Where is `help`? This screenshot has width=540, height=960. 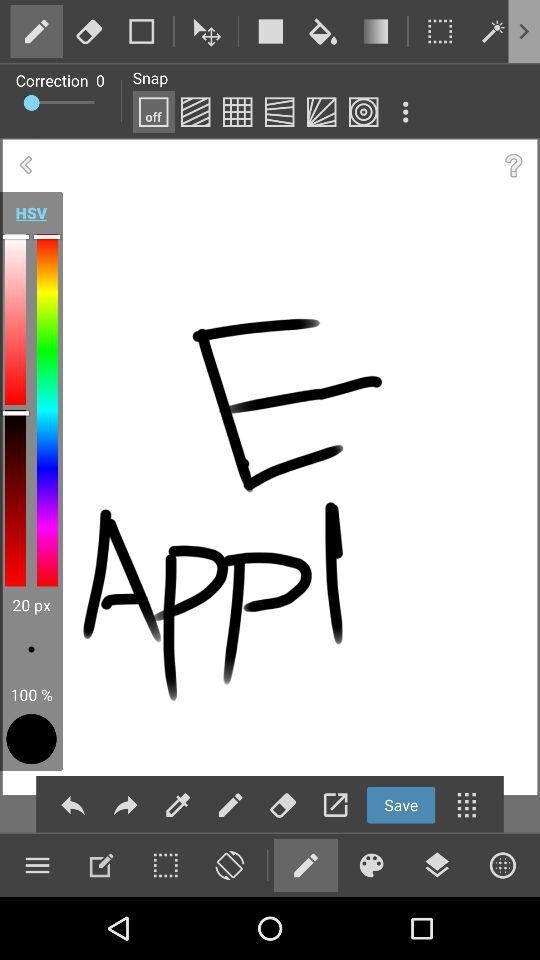
help is located at coordinates (513, 164).